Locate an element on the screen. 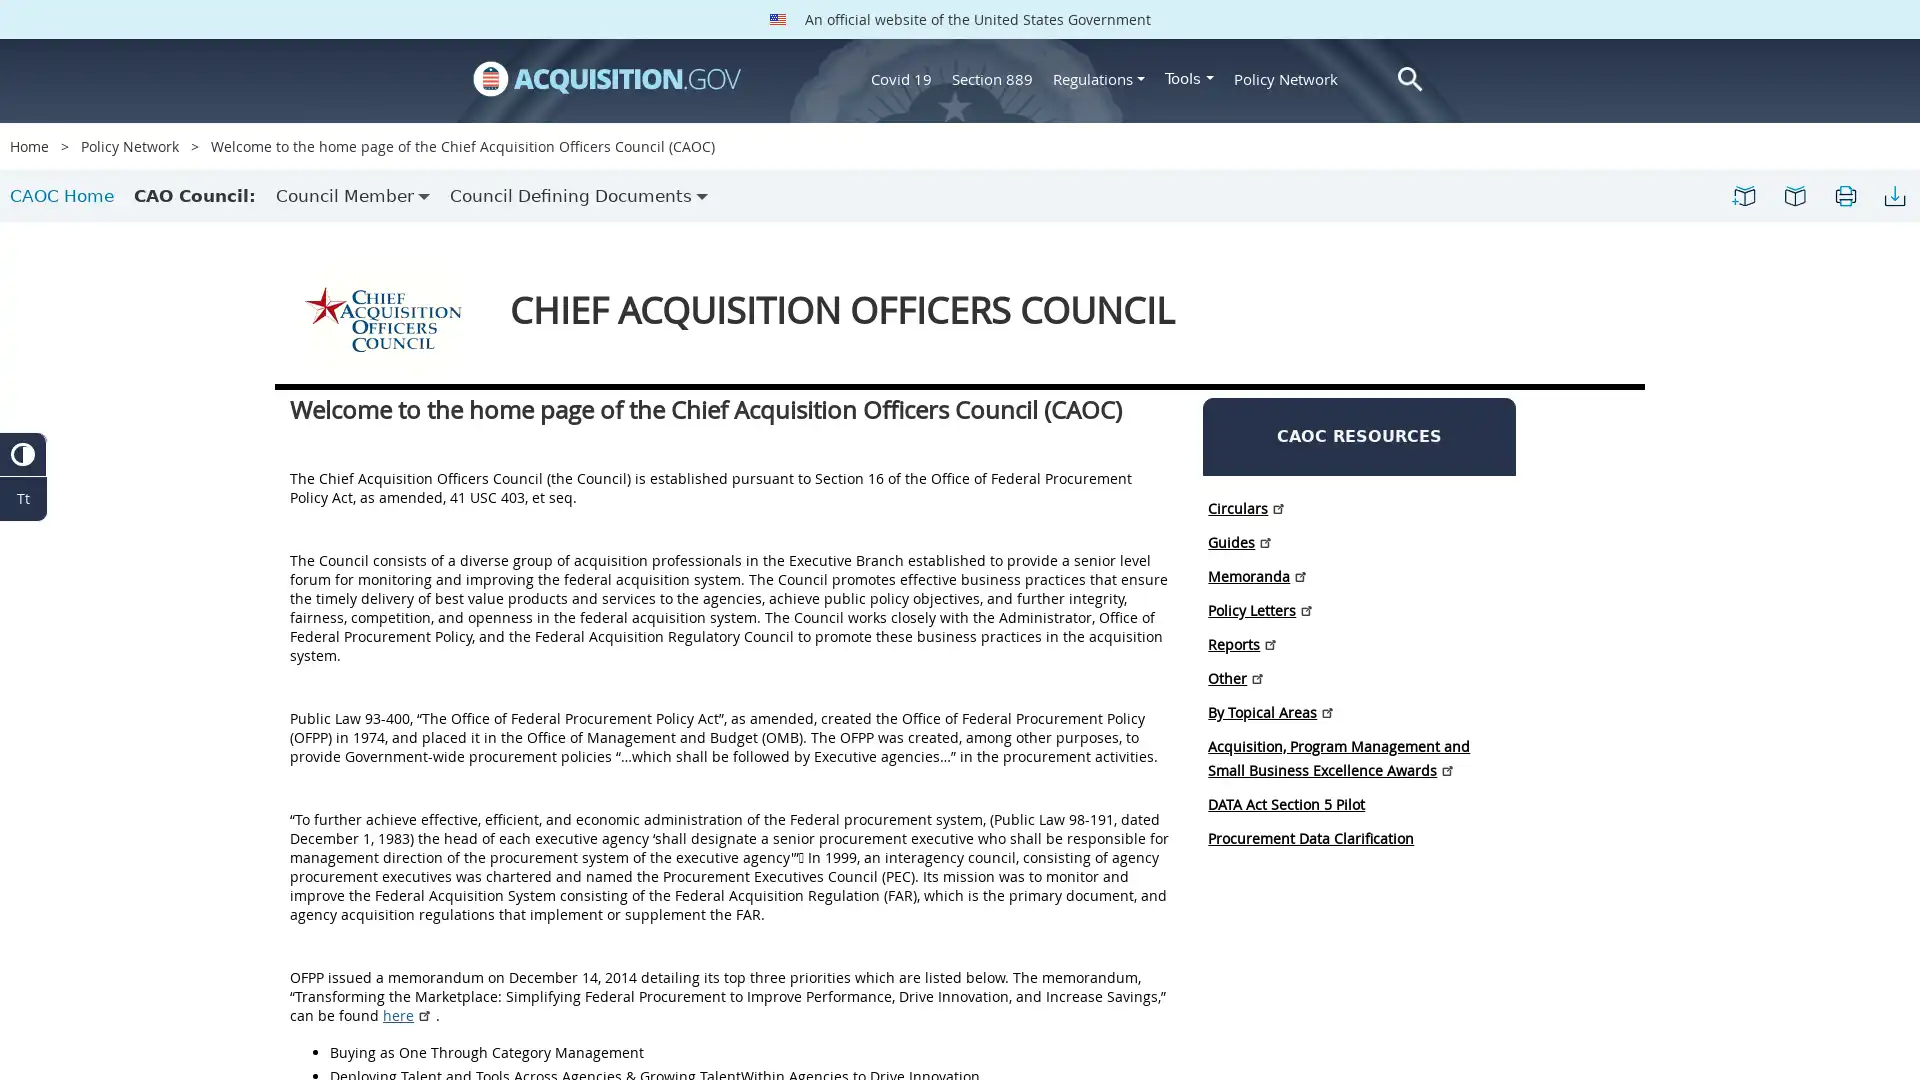 This screenshot has width=1920, height=1080. Tools main is located at coordinates (1189, 77).